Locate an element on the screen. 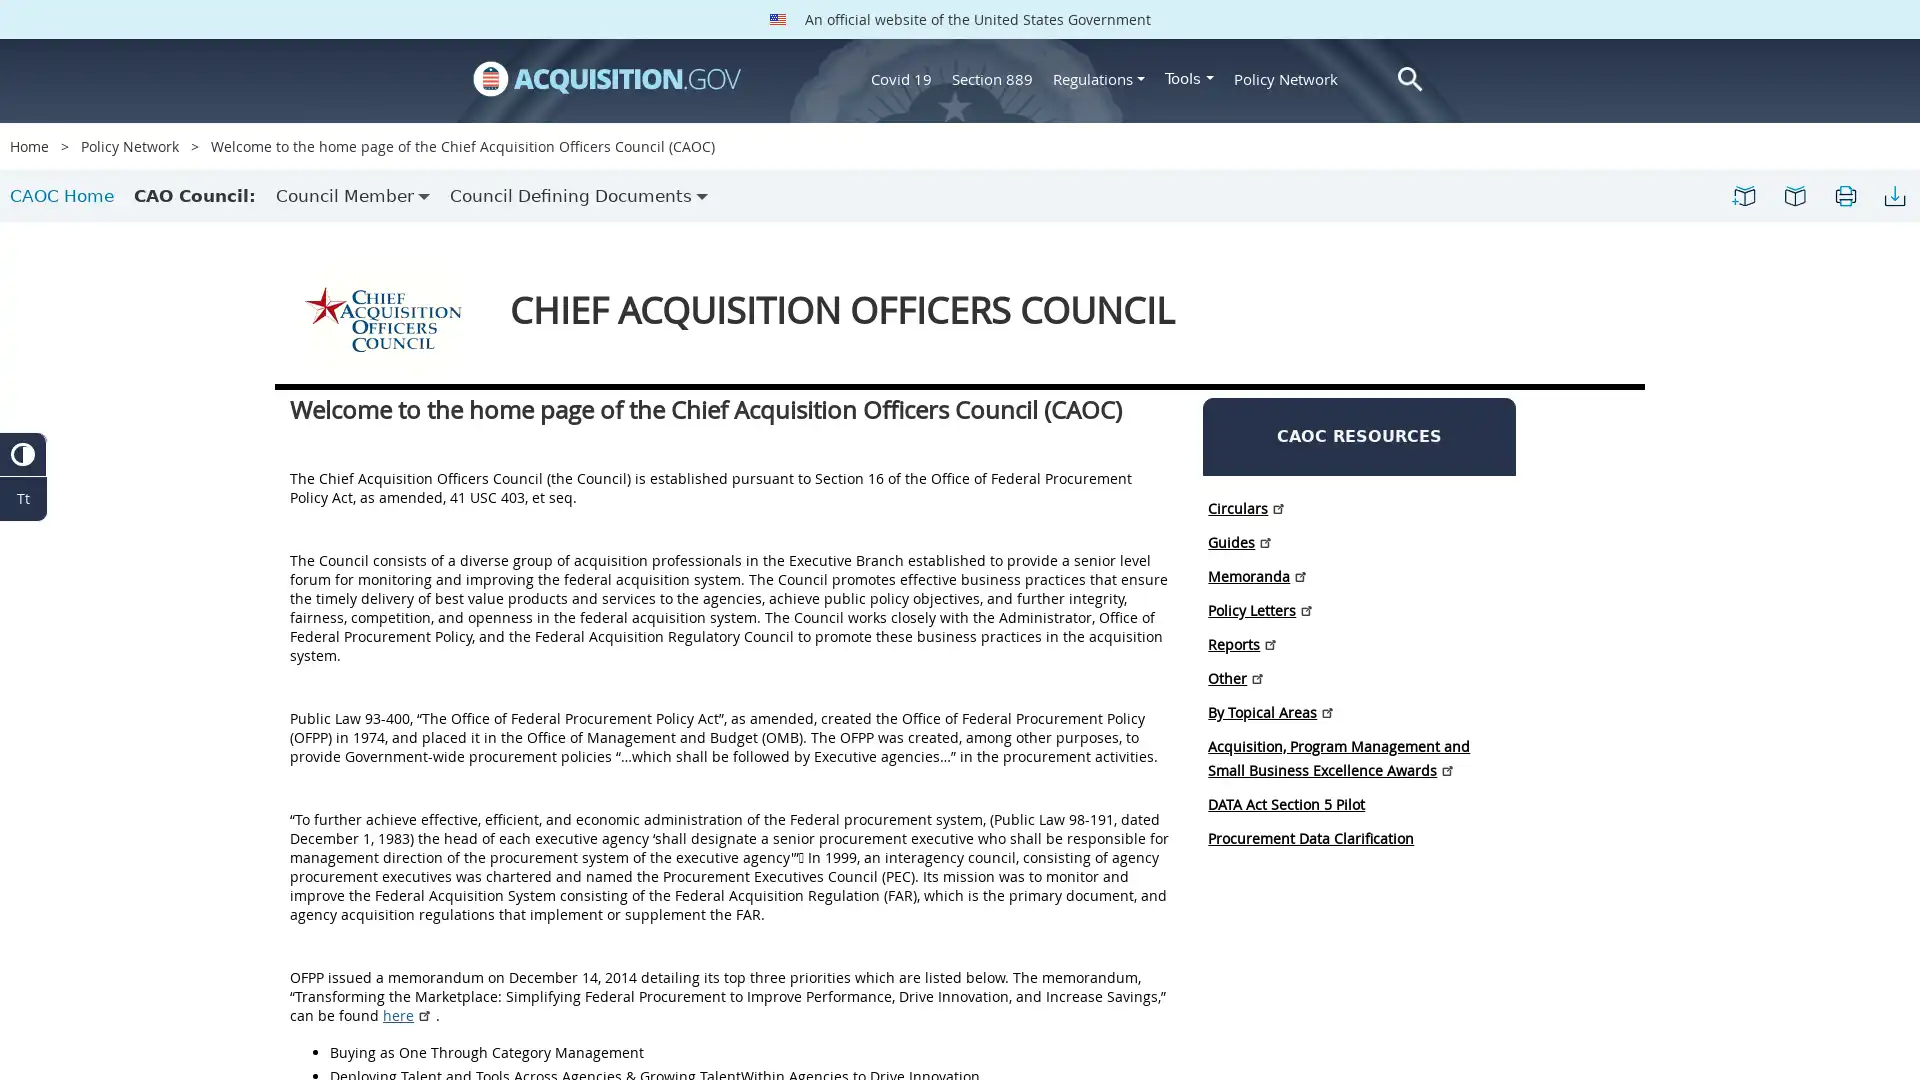 This screenshot has width=1920, height=1080. Tools main is located at coordinates (1189, 77).